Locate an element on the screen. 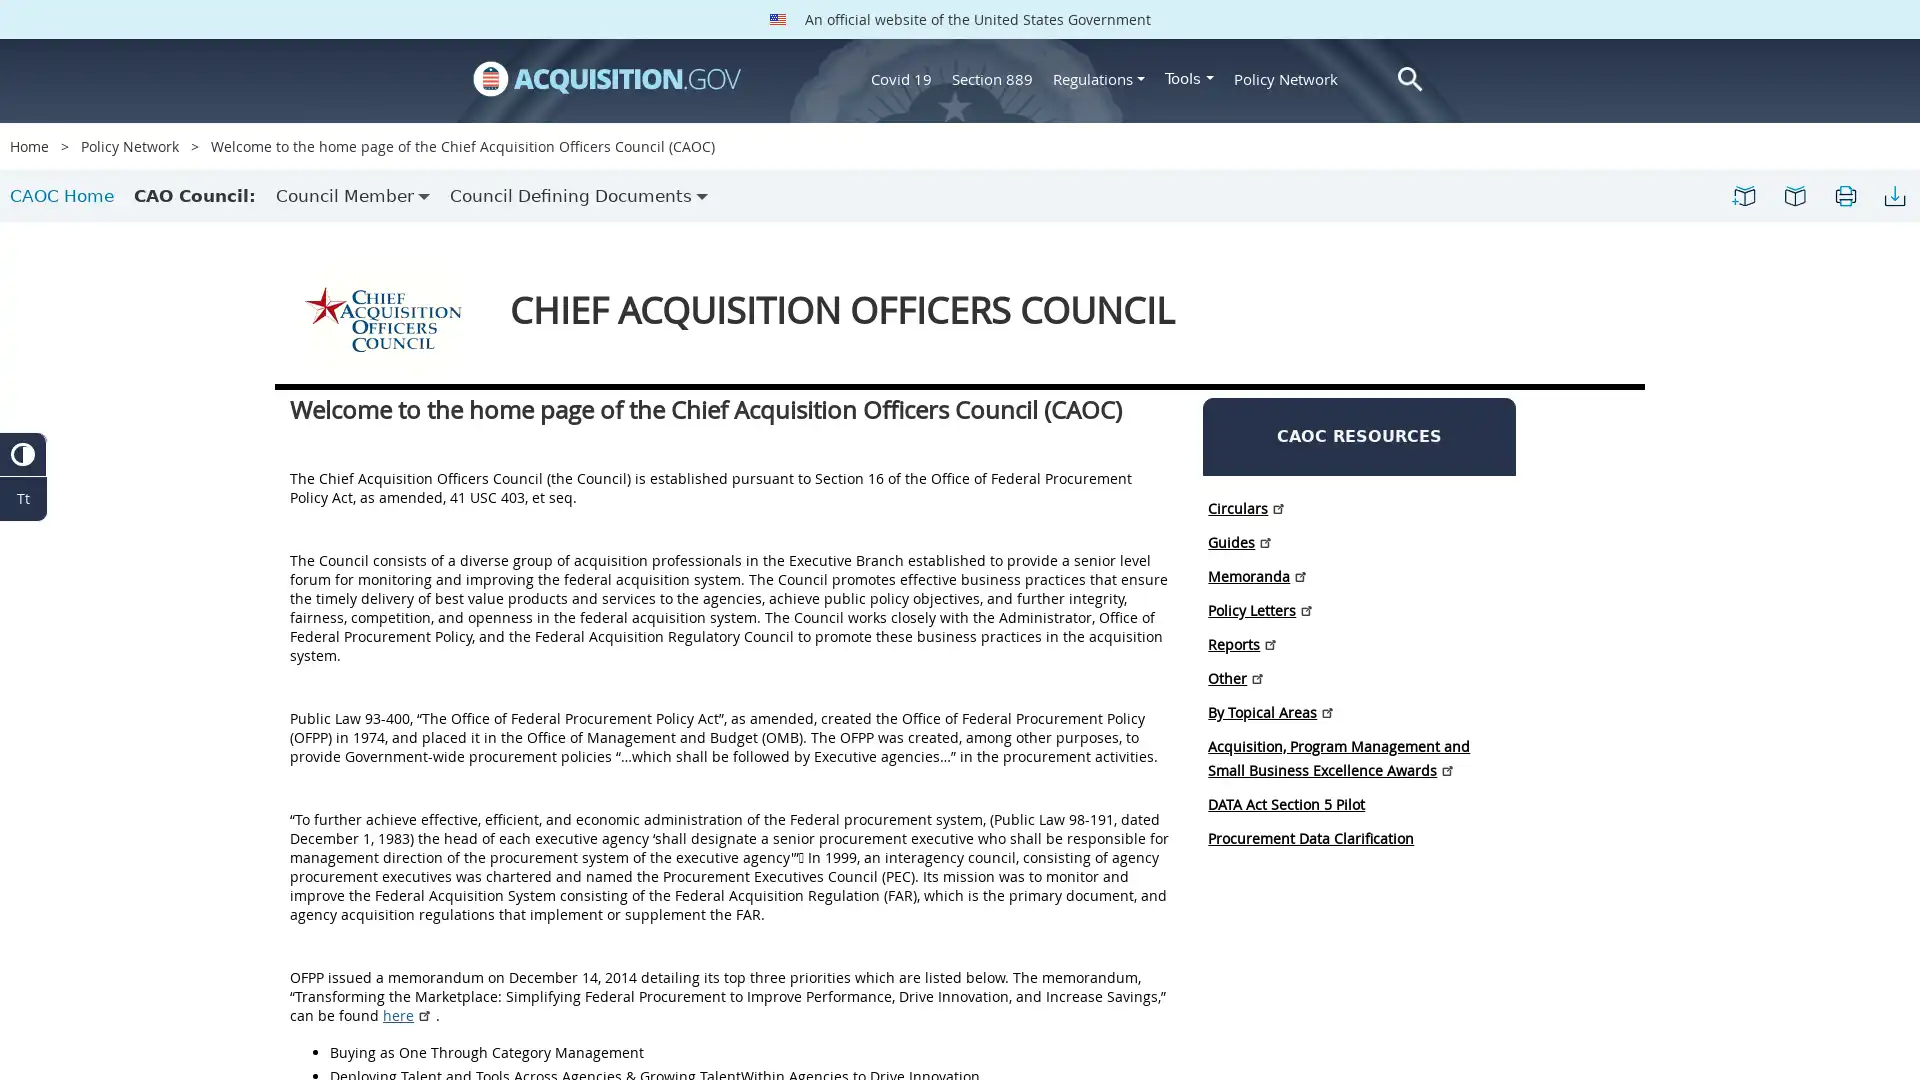 This screenshot has width=1920, height=1080. Tools main is located at coordinates (1189, 77).